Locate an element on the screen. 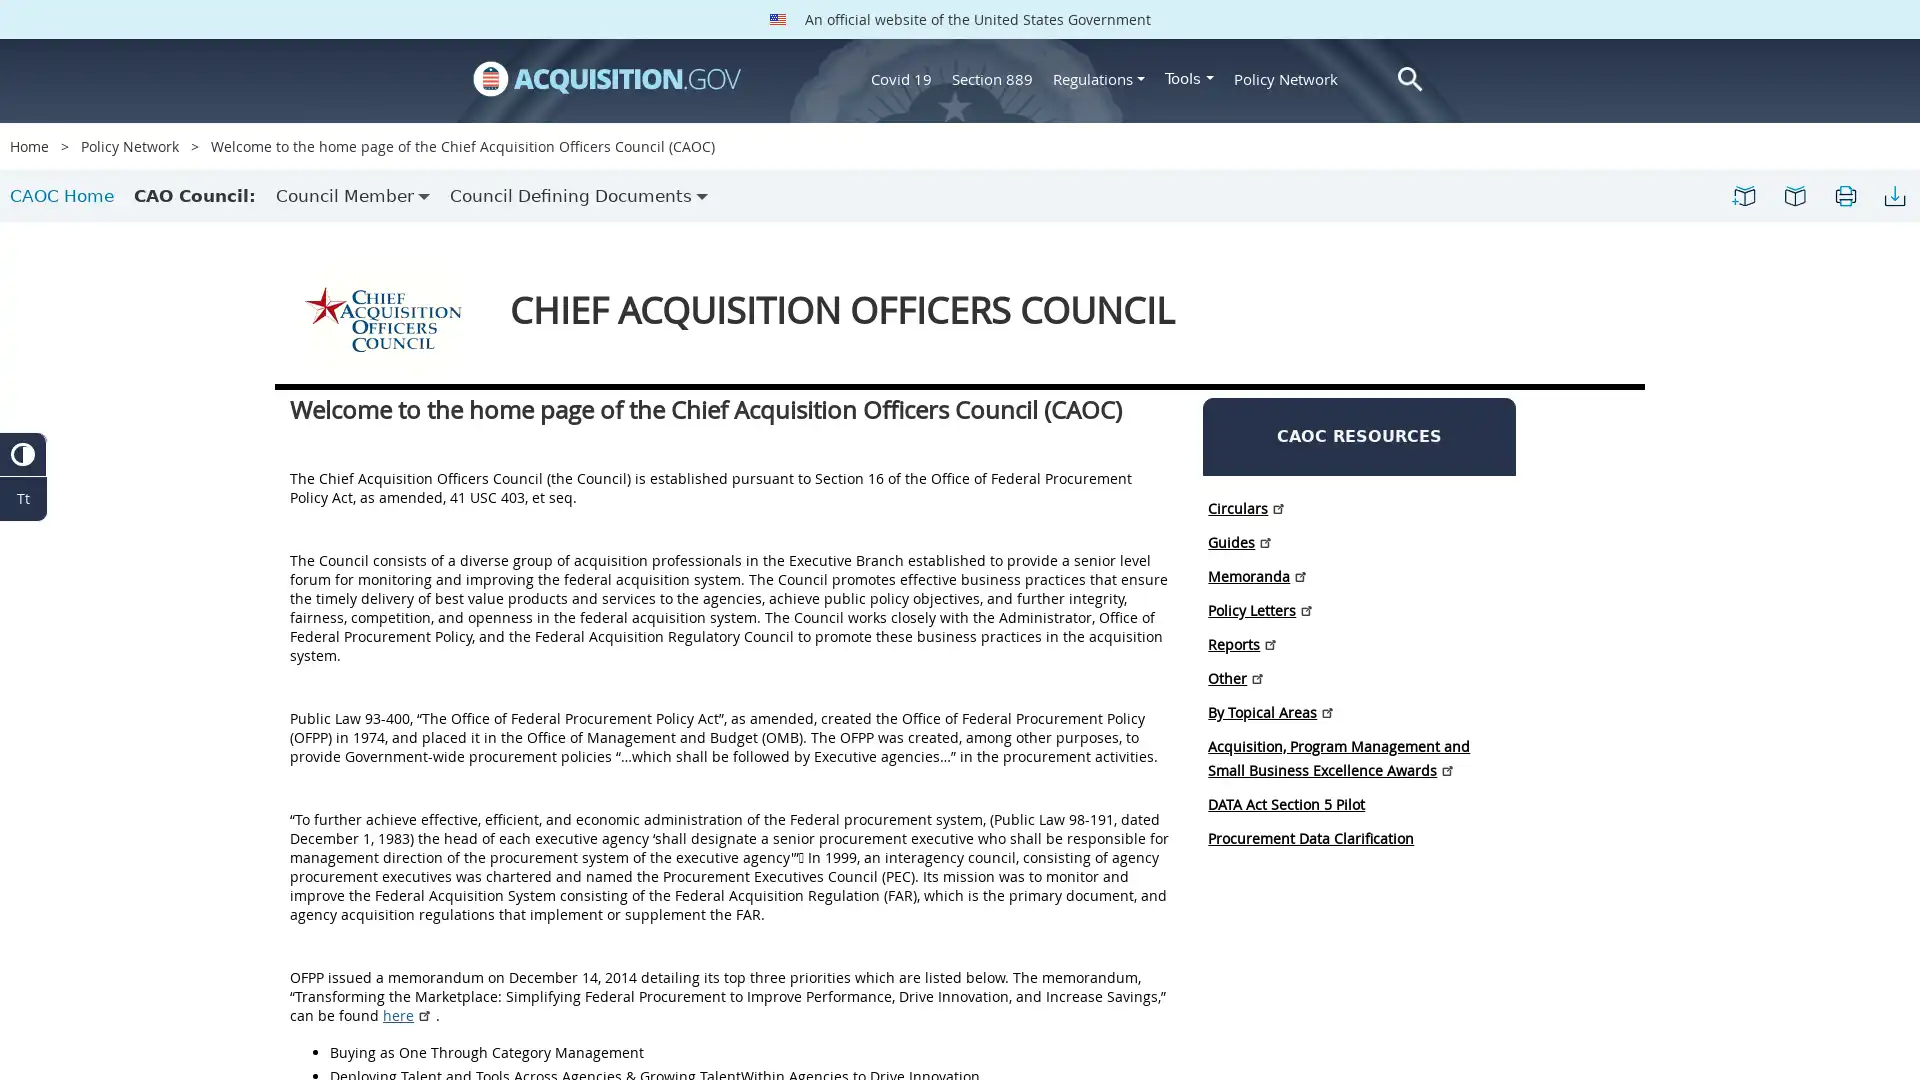 This screenshot has width=1920, height=1080. Tools main is located at coordinates (1189, 77).